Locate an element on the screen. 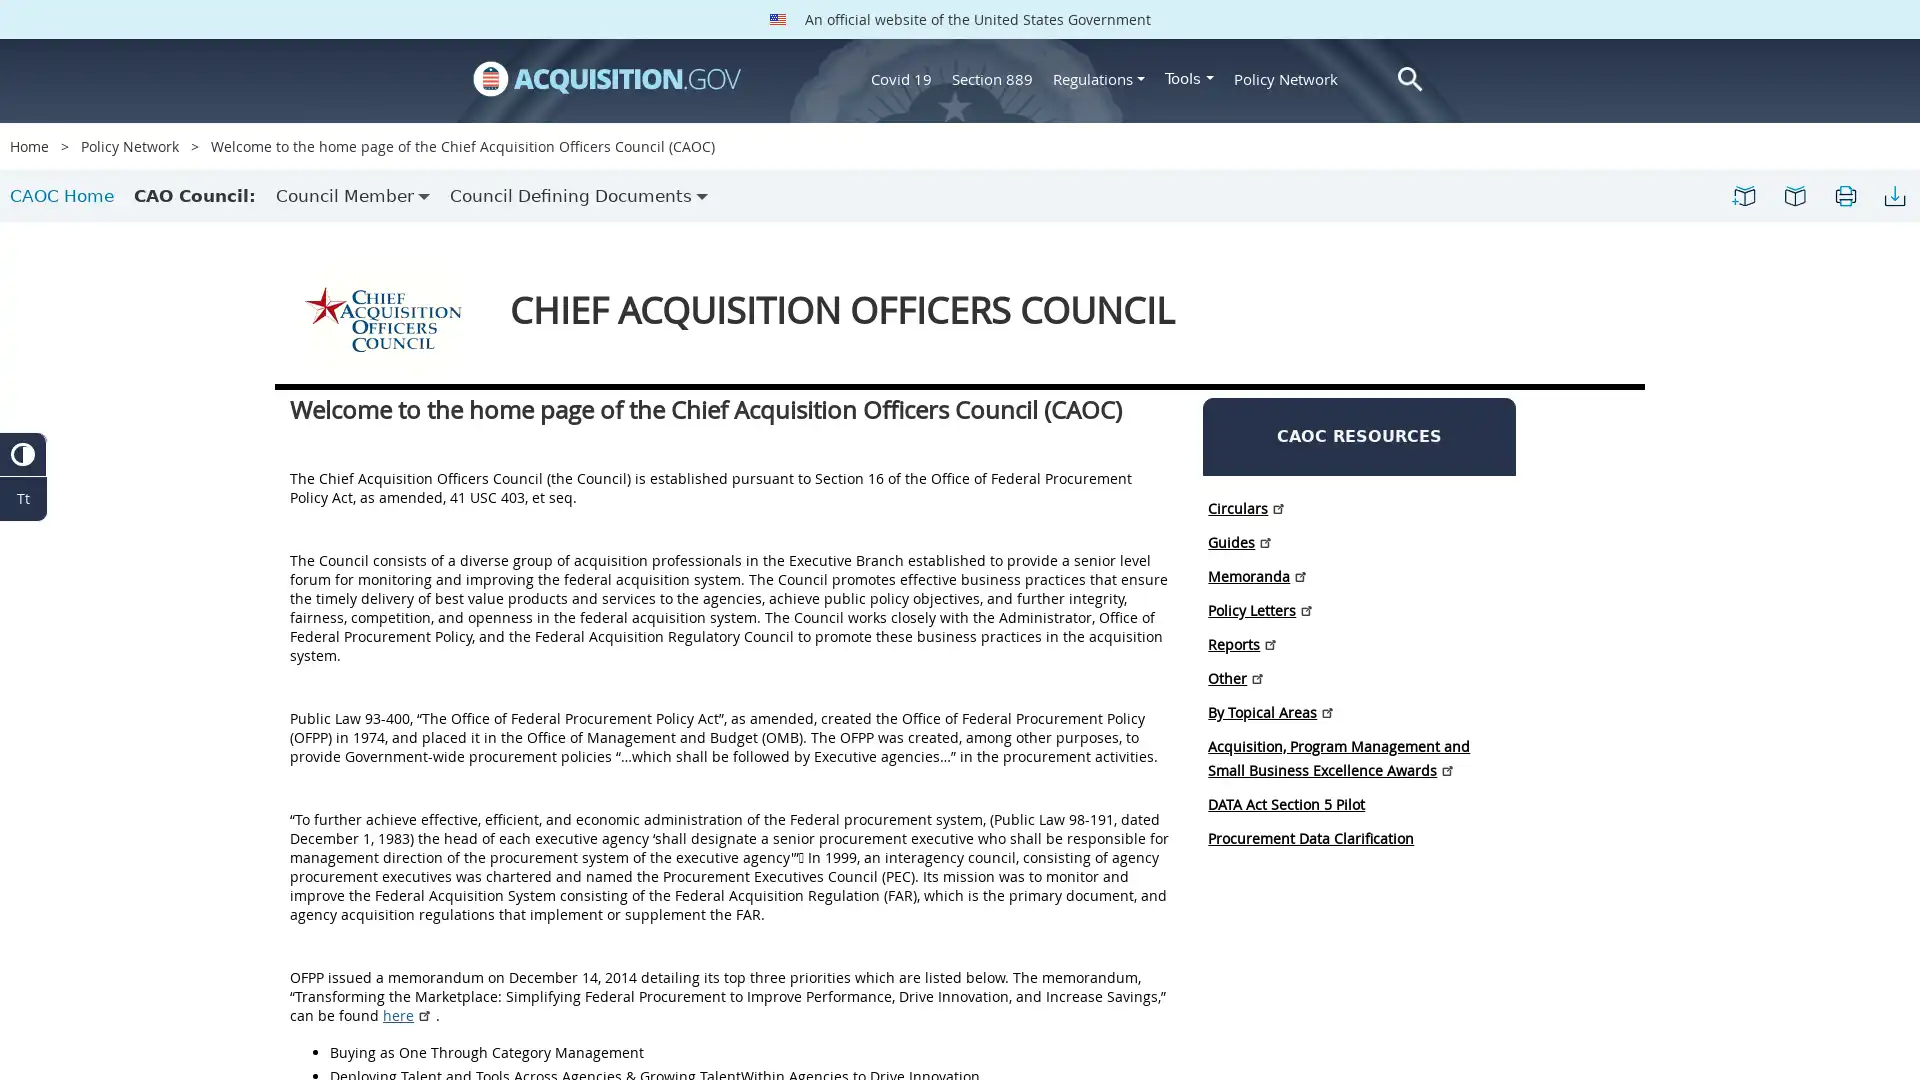 This screenshot has width=1920, height=1080. Tools main is located at coordinates (1189, 77).